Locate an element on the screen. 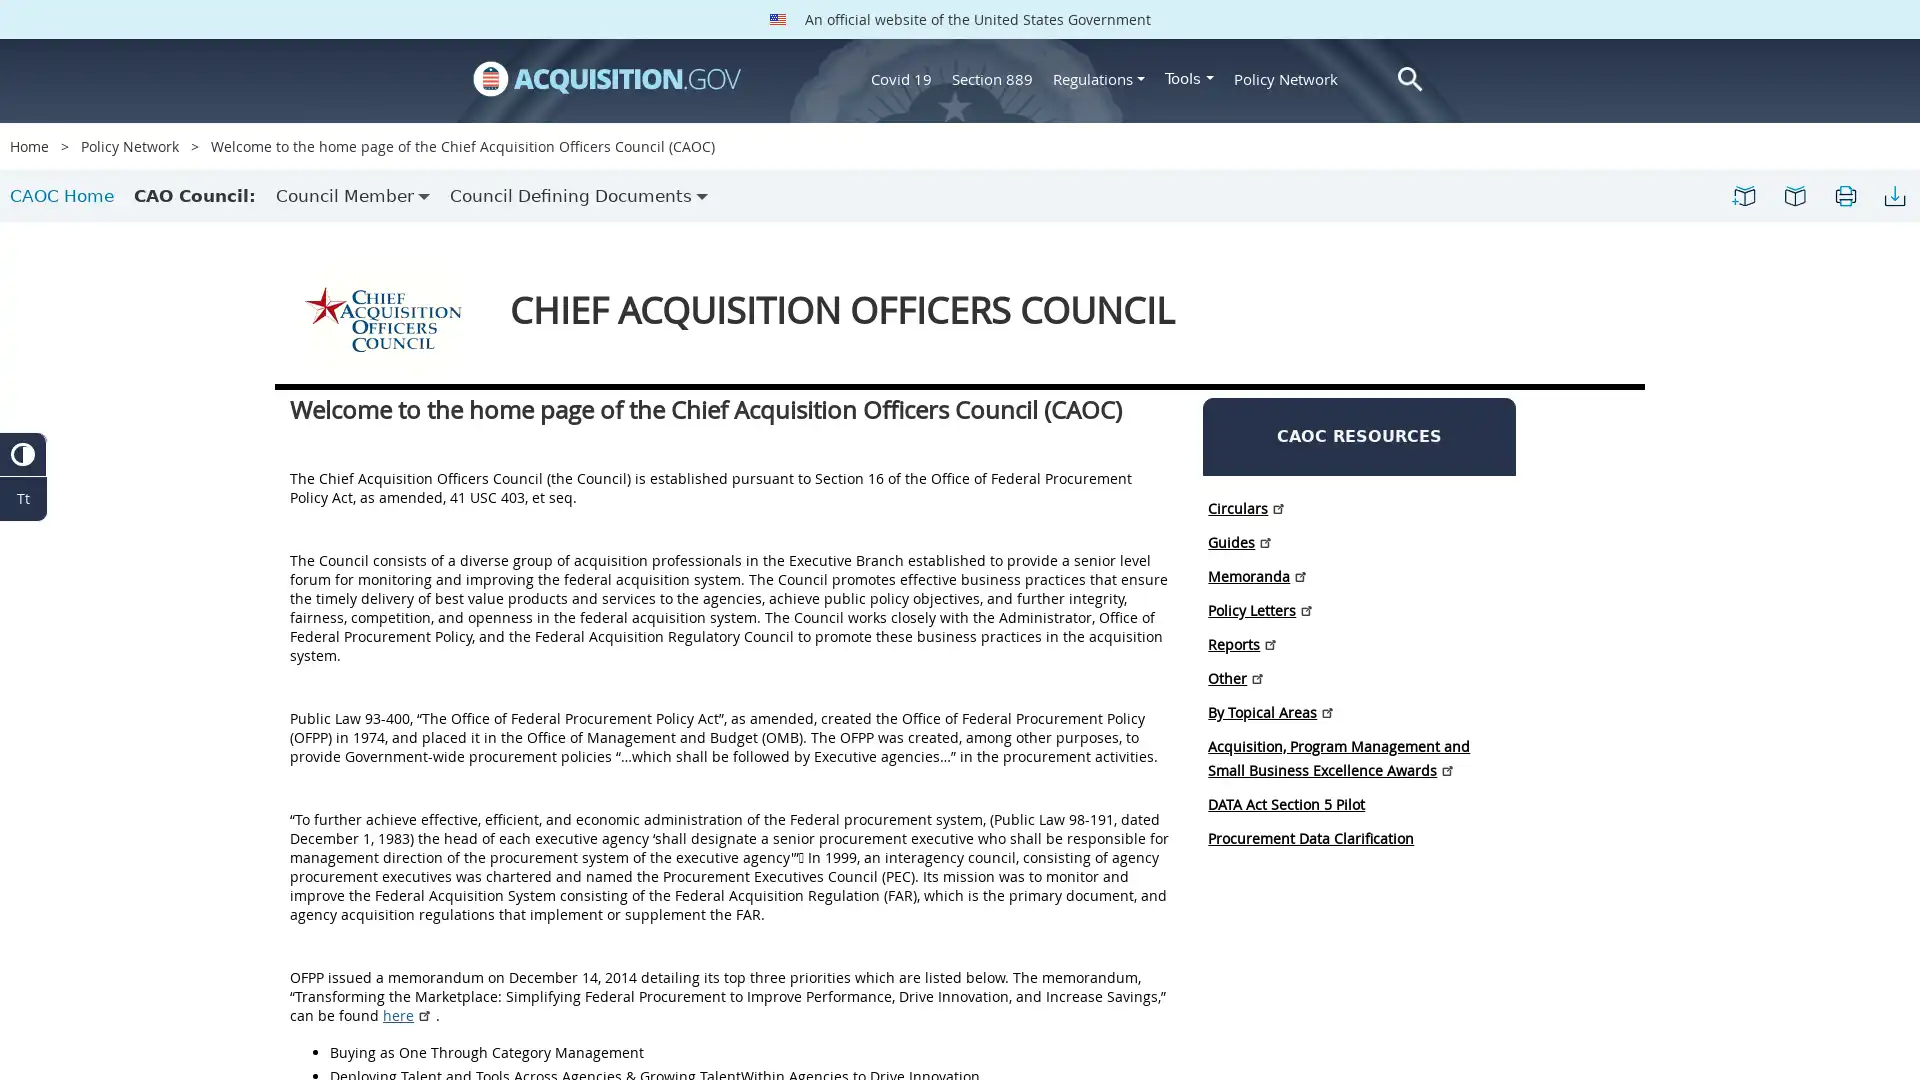 This screenshot has width=1920, height=1080. Tools main is located at coordinates (1189, 77).